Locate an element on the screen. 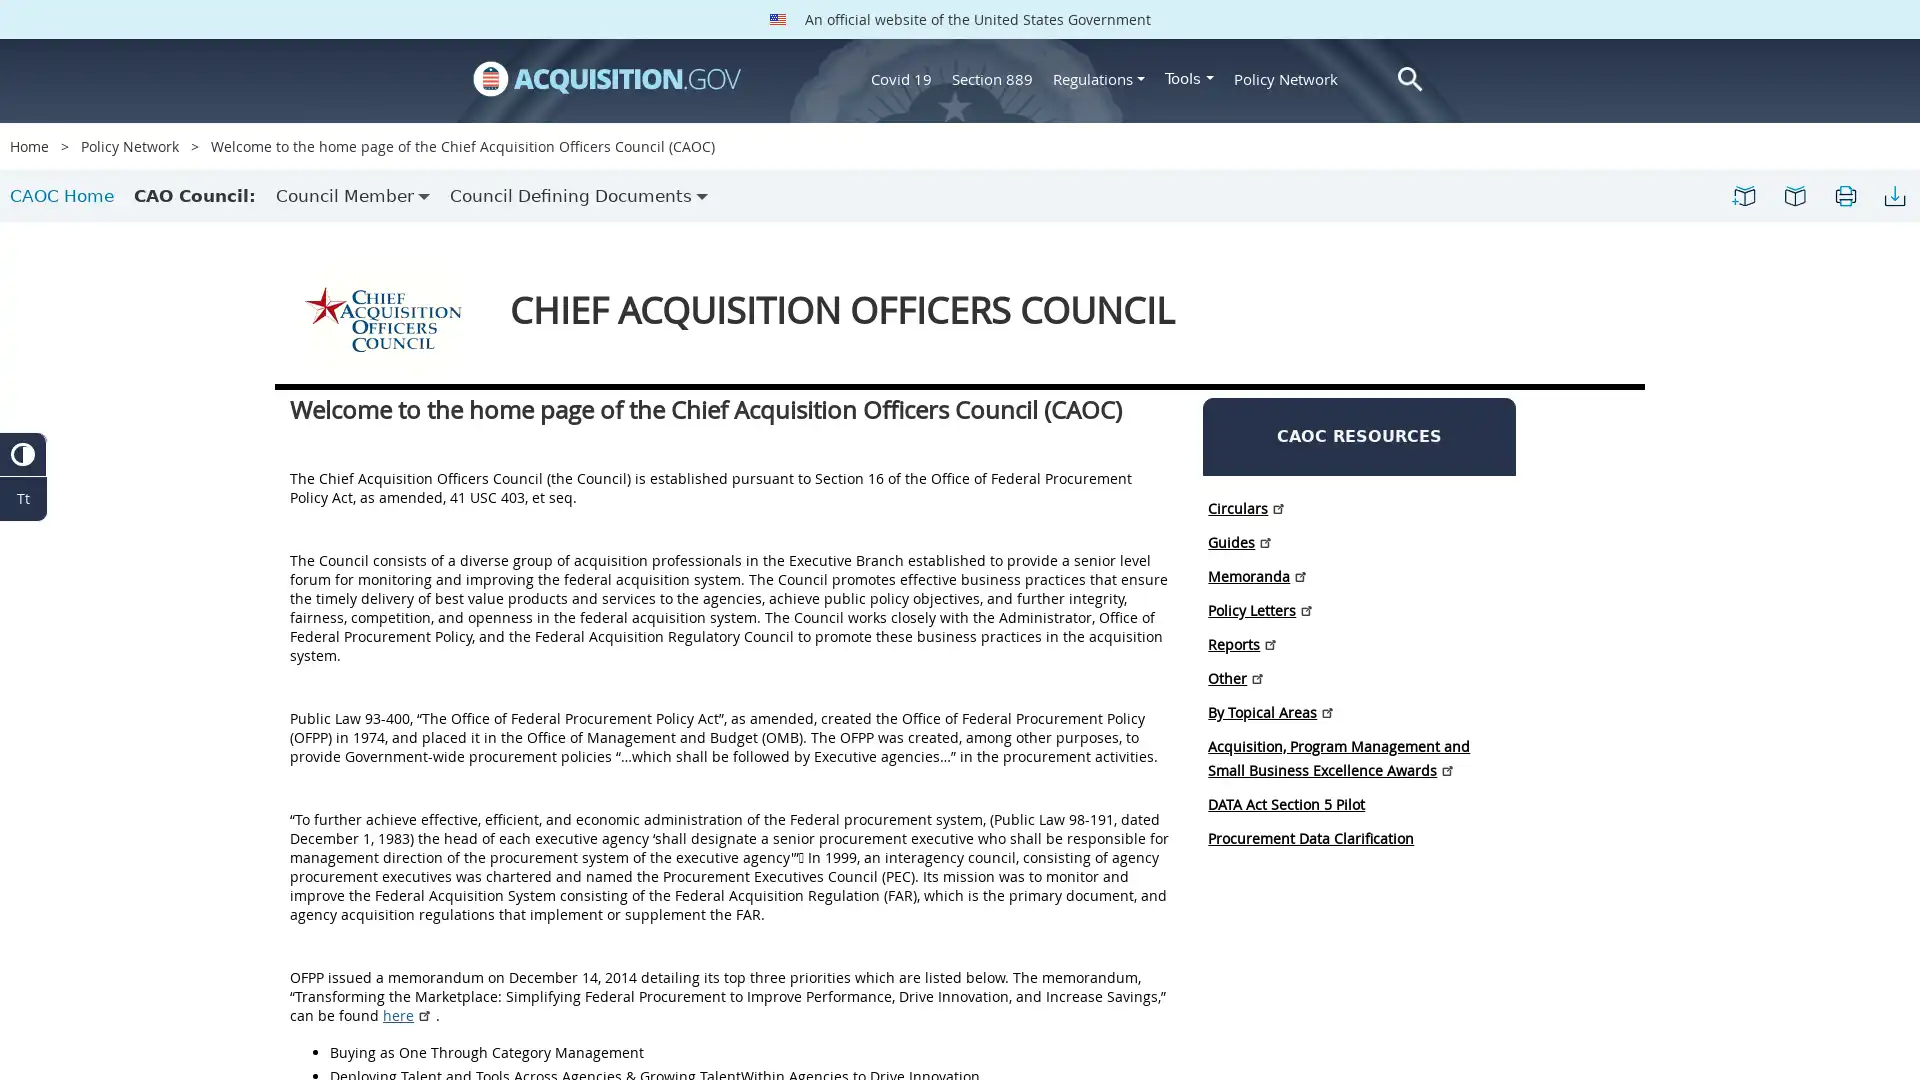 This screenshot has width=1920, height=1080. Tools main is located at coordinates (1189, 77).